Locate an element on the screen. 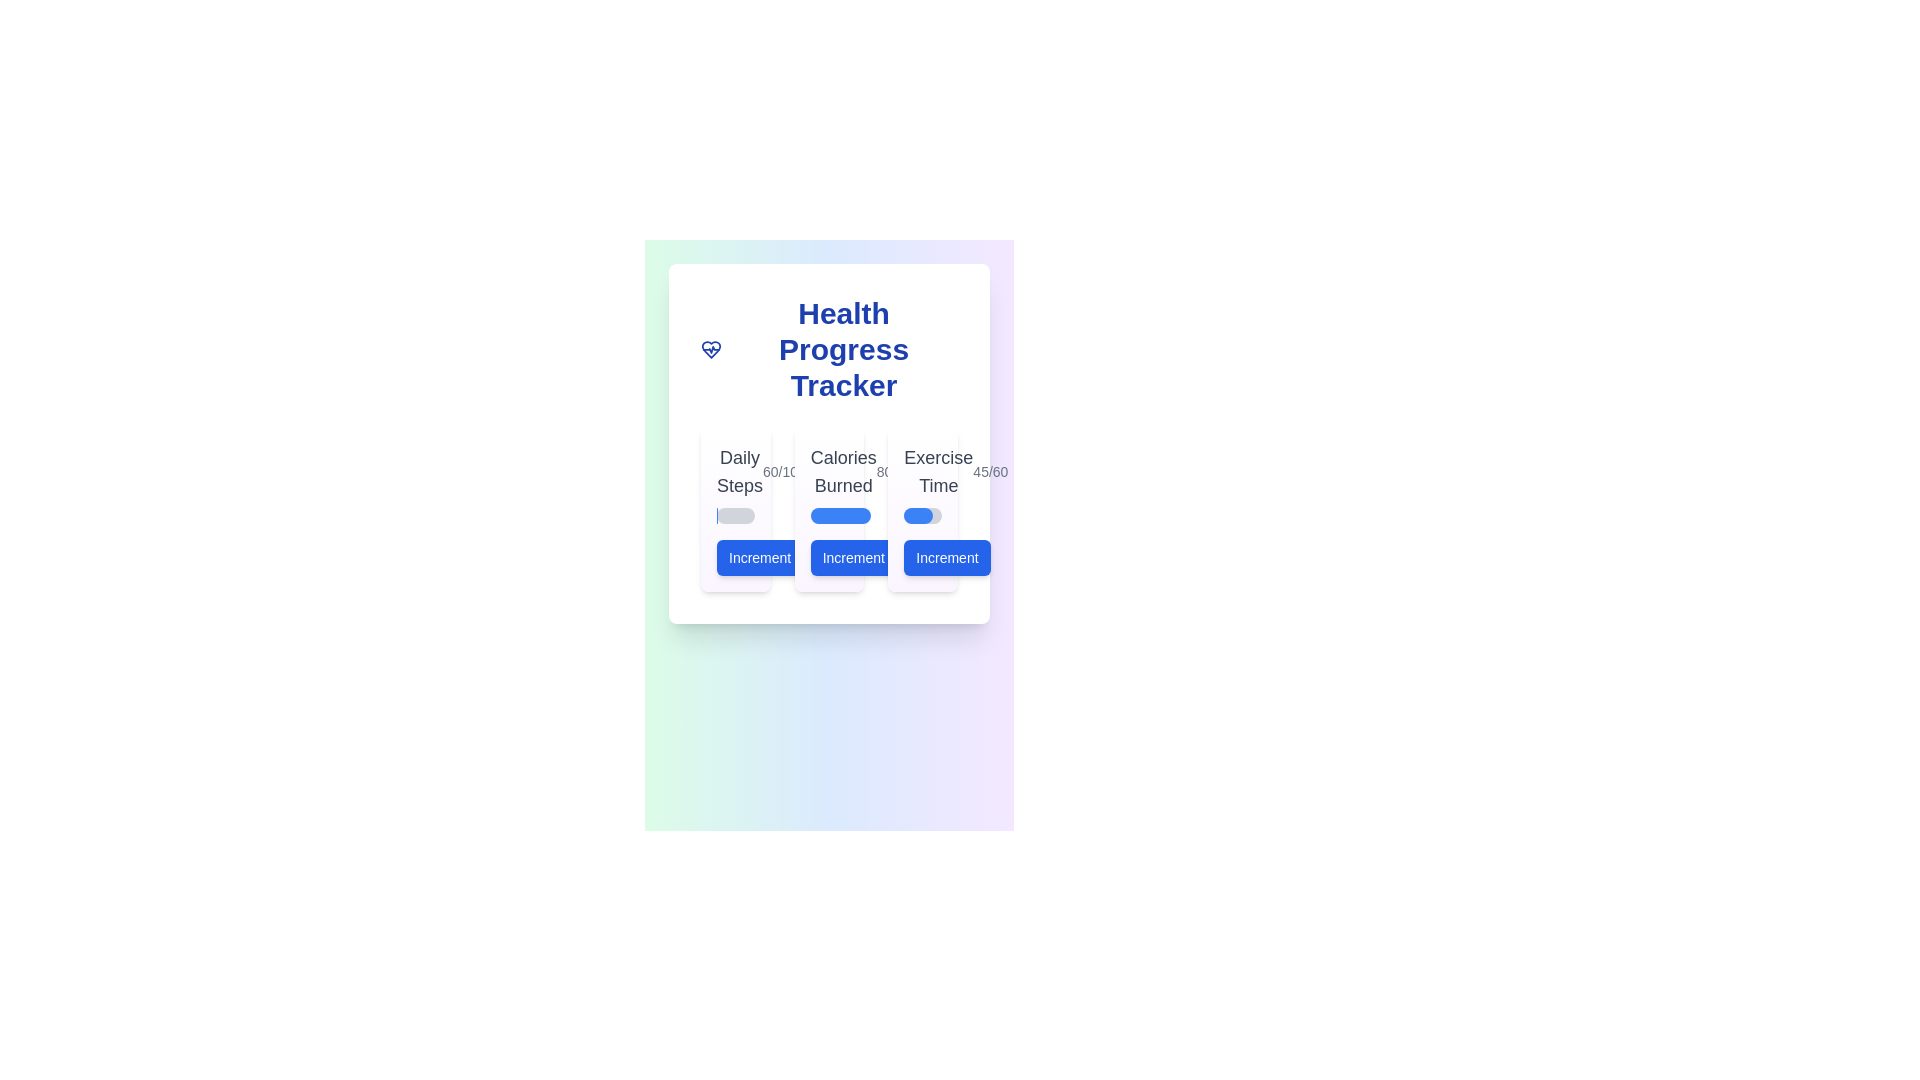  numeric progress value displayed in the text label adjacent to the 'Daily Steps' title, which shows the current/total steps taken is located at coordinates (791, 471).